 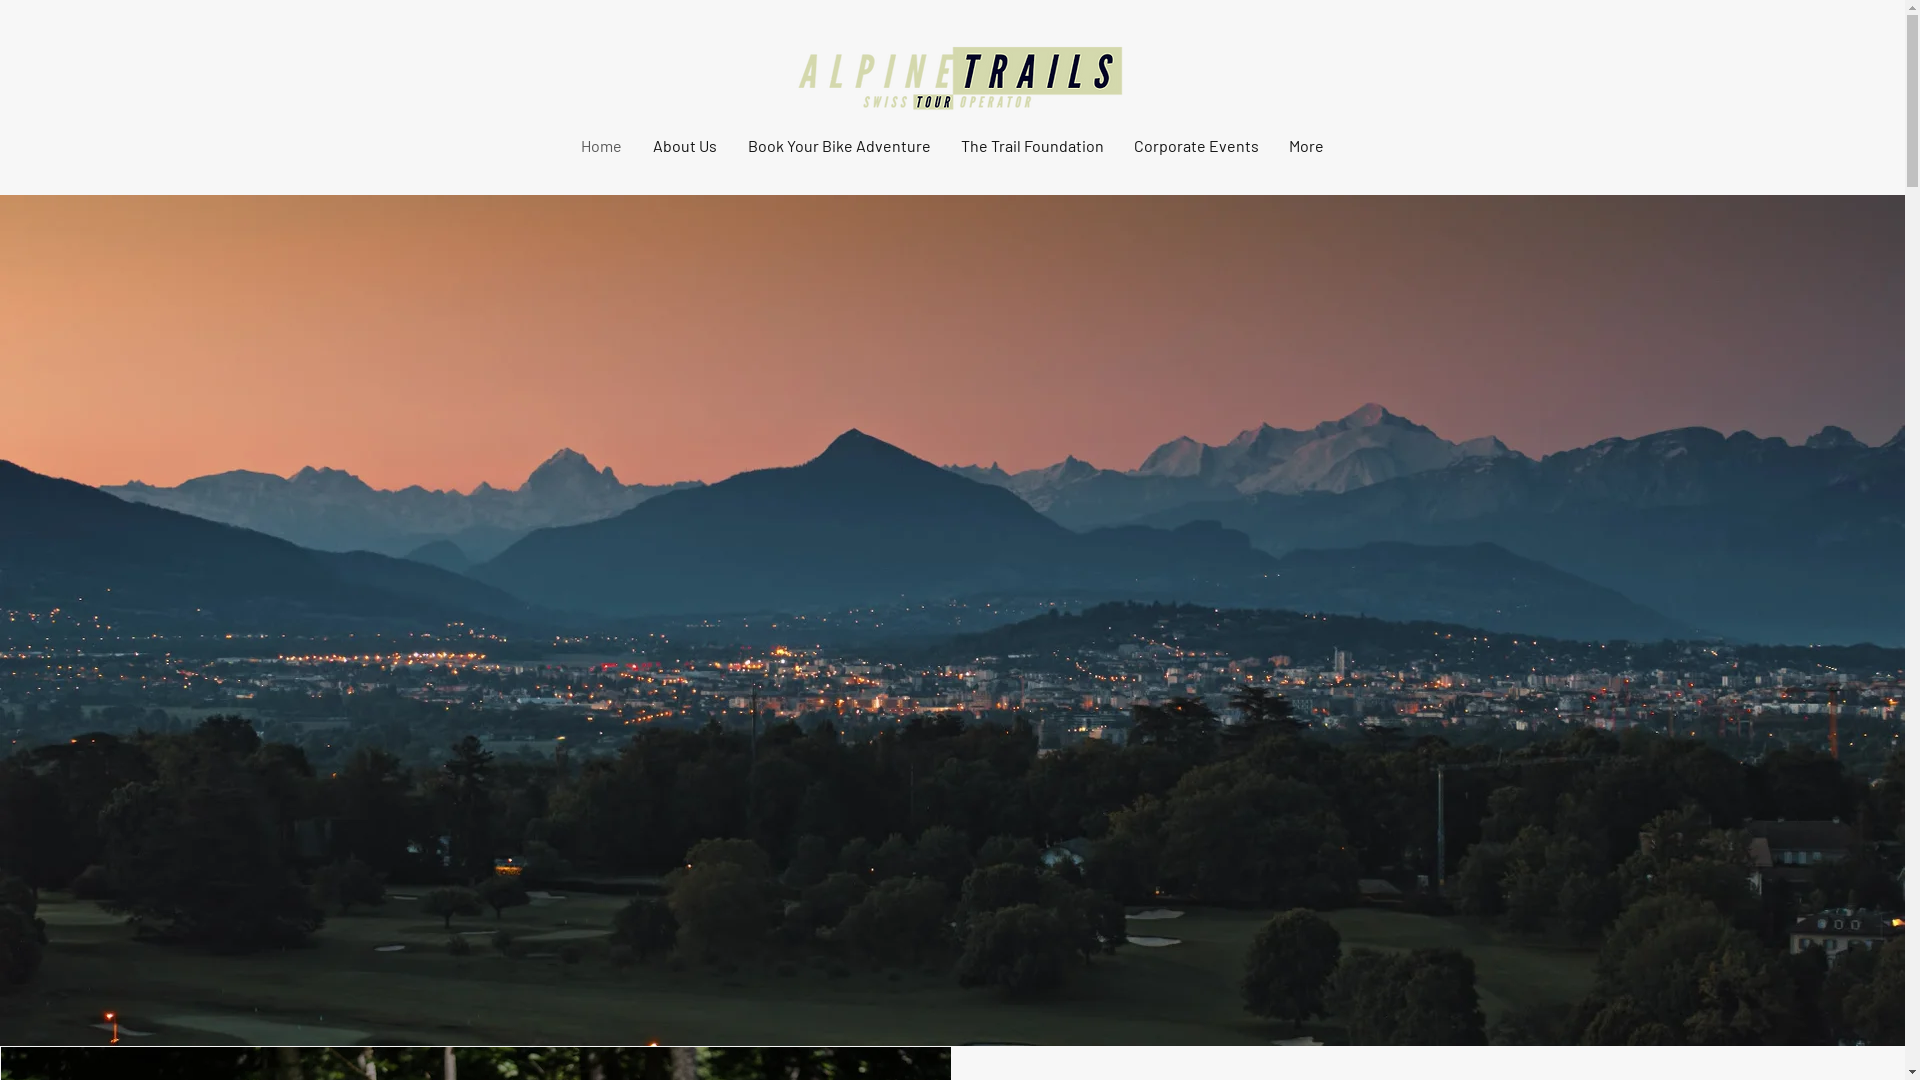 I want to click on 'Book Your Bike Adventure', so click(x=838, y=145).